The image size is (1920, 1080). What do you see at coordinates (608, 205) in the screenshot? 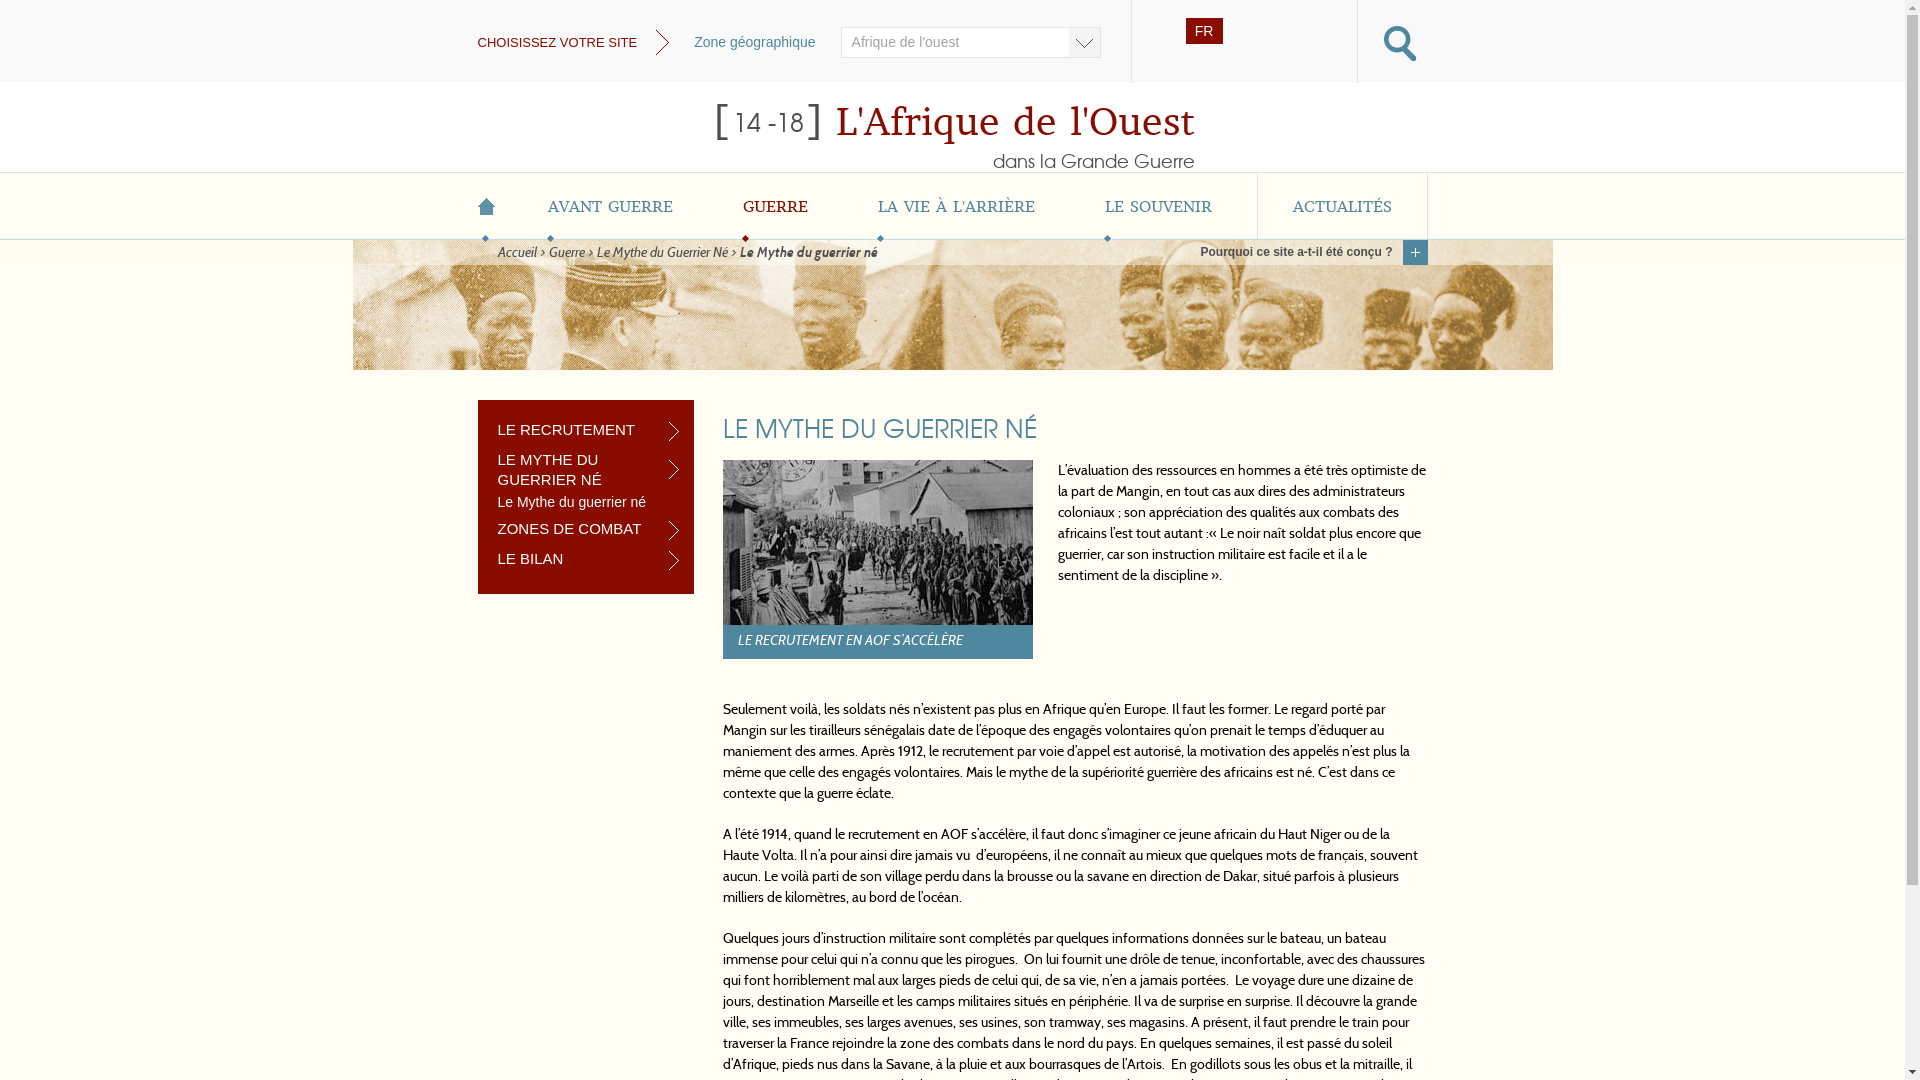
I see `'AVANT GUERRE'` at bounding box center [608, 205].